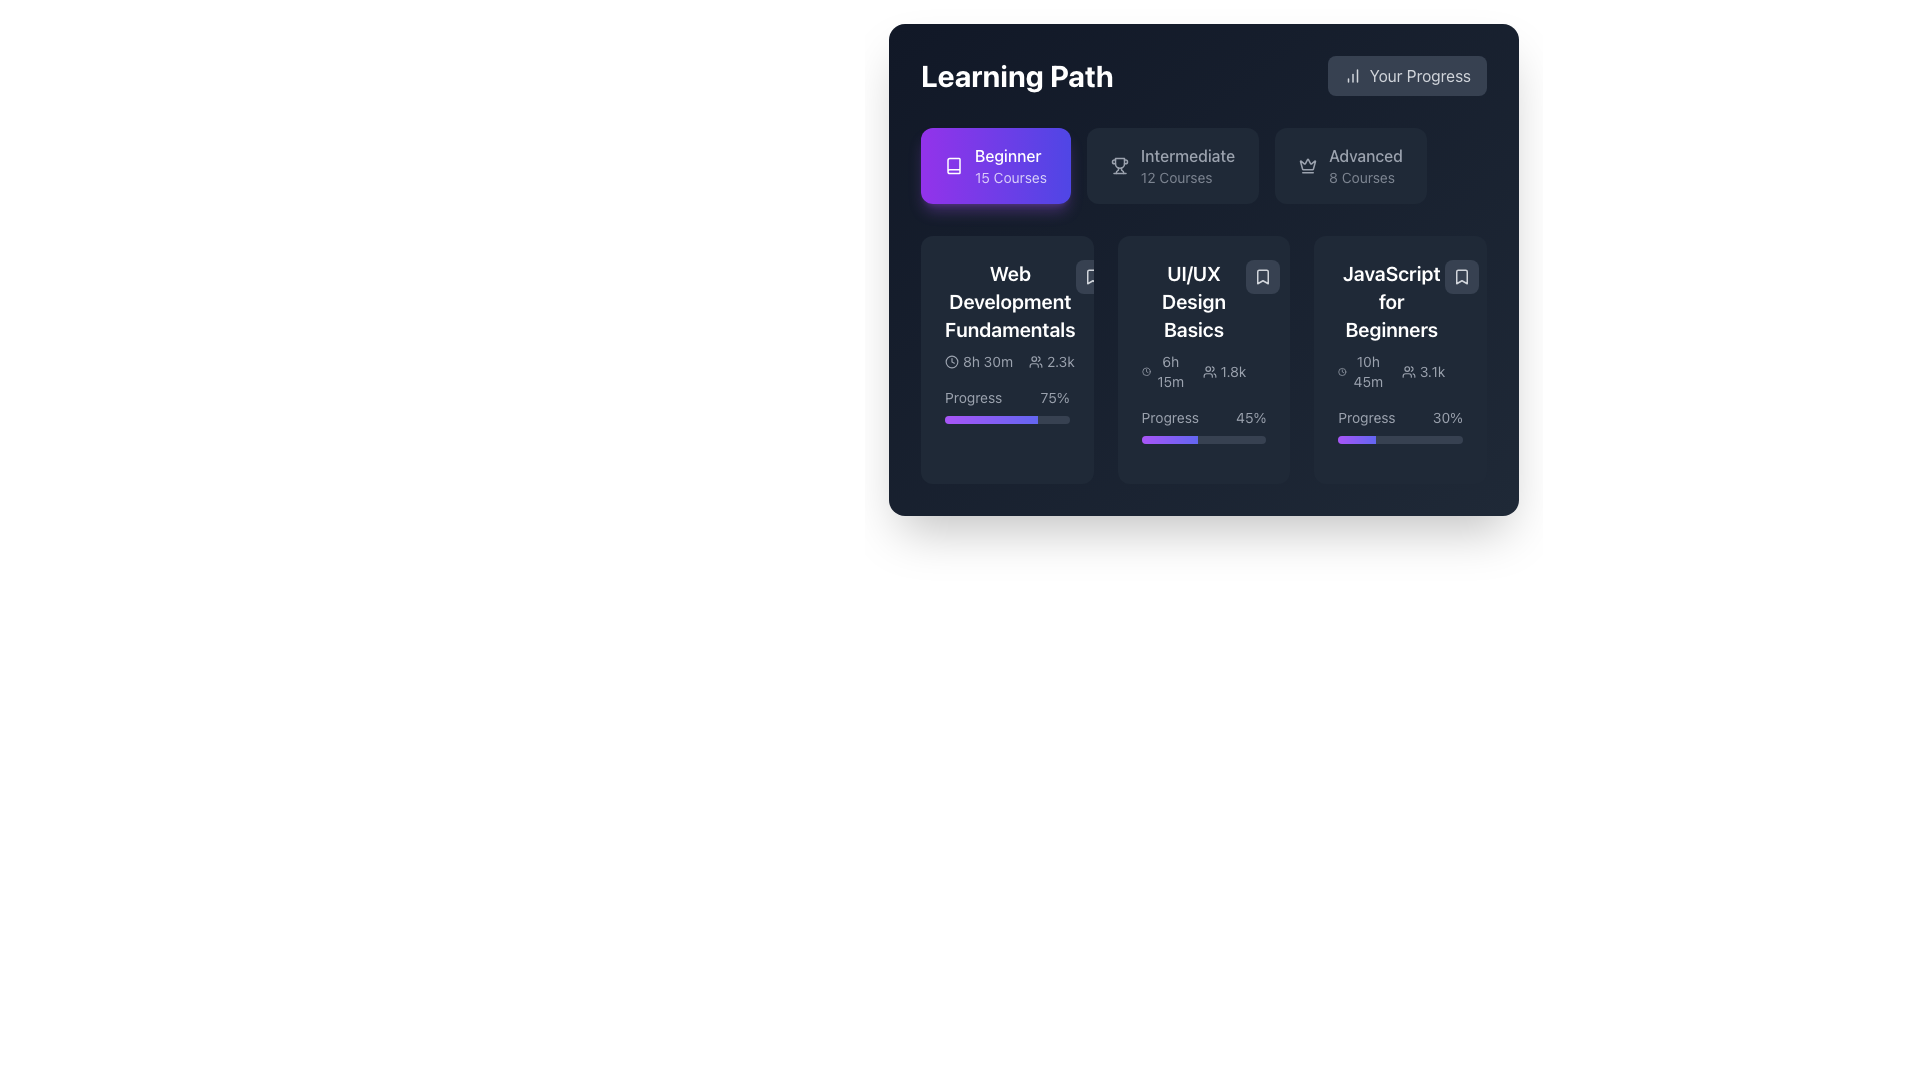 This screenshot has width=1920, height=1080. What do you see at coordinates (961, 419) in the screenshot?
I see `the progress` at bounding box center [961, 419].